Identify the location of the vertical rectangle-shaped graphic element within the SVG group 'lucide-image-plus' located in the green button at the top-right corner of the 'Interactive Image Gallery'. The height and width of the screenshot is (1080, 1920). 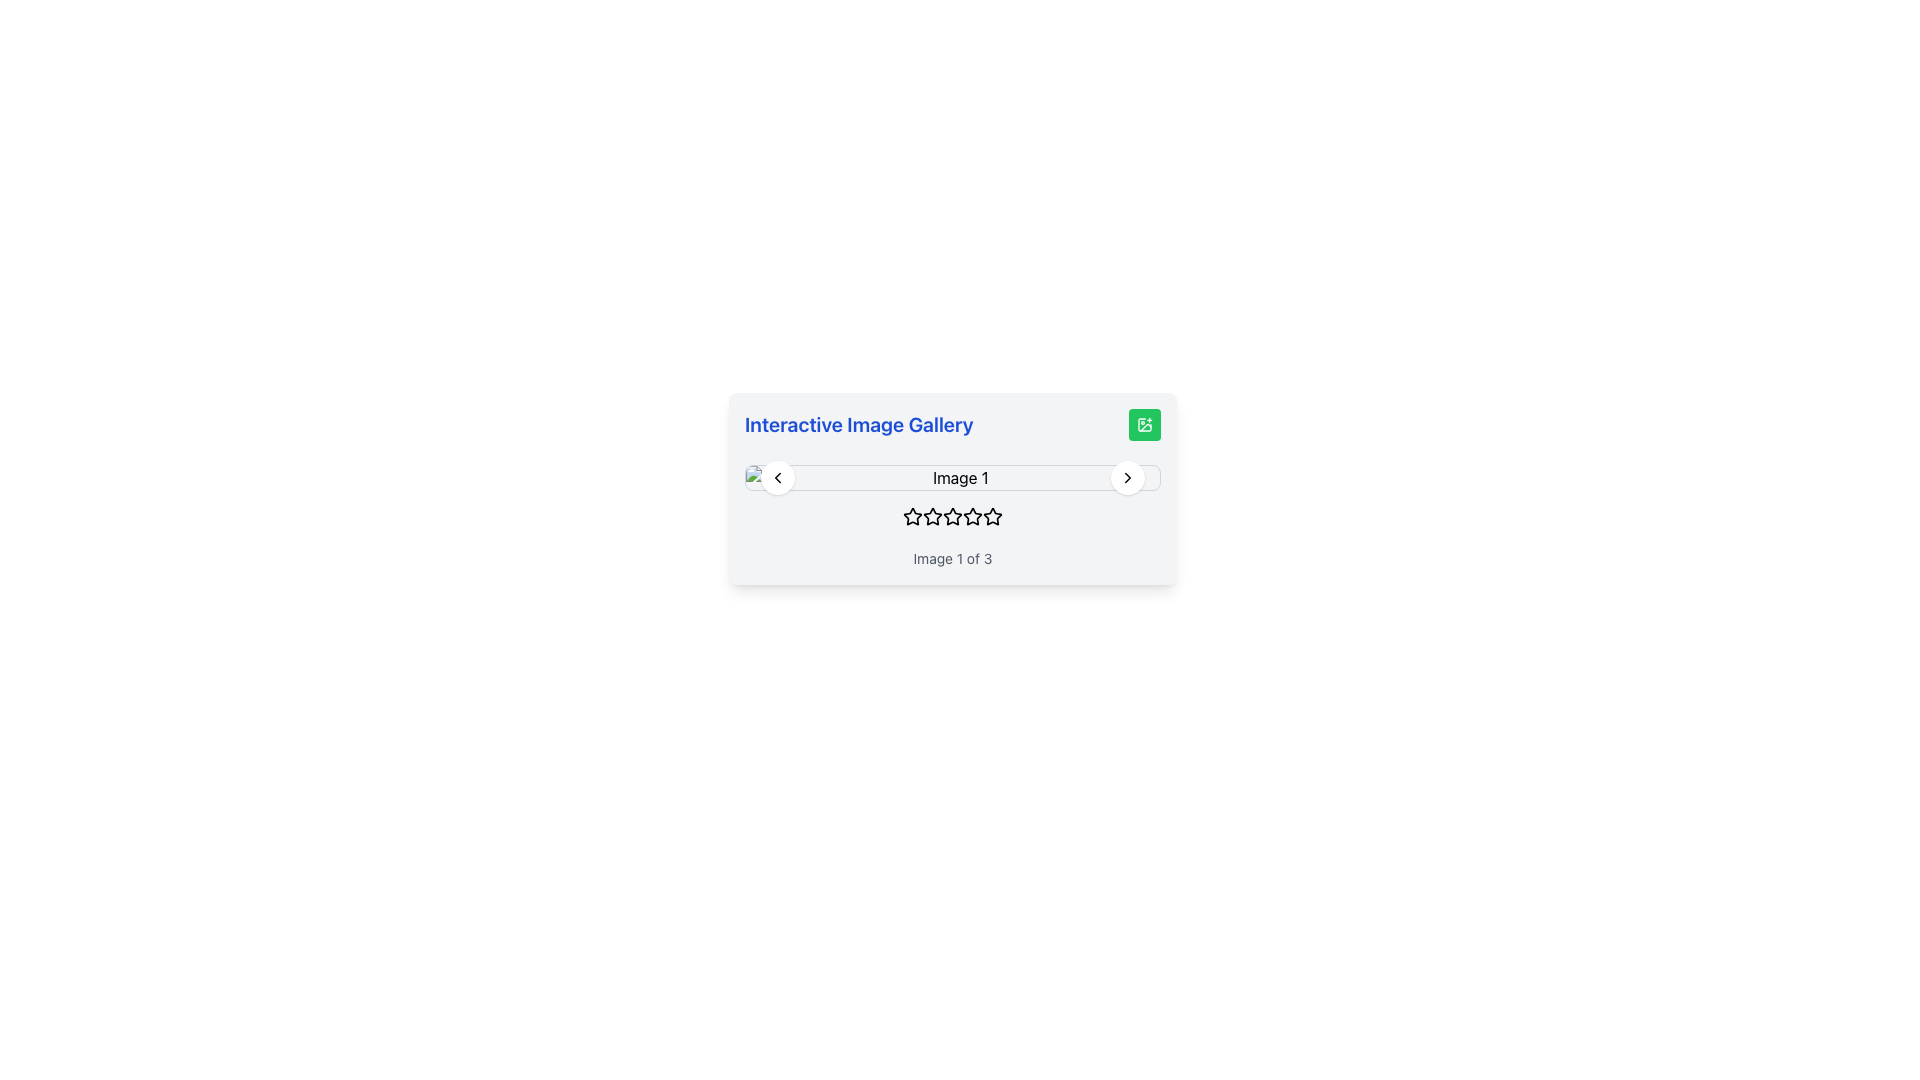
(1145, 423).